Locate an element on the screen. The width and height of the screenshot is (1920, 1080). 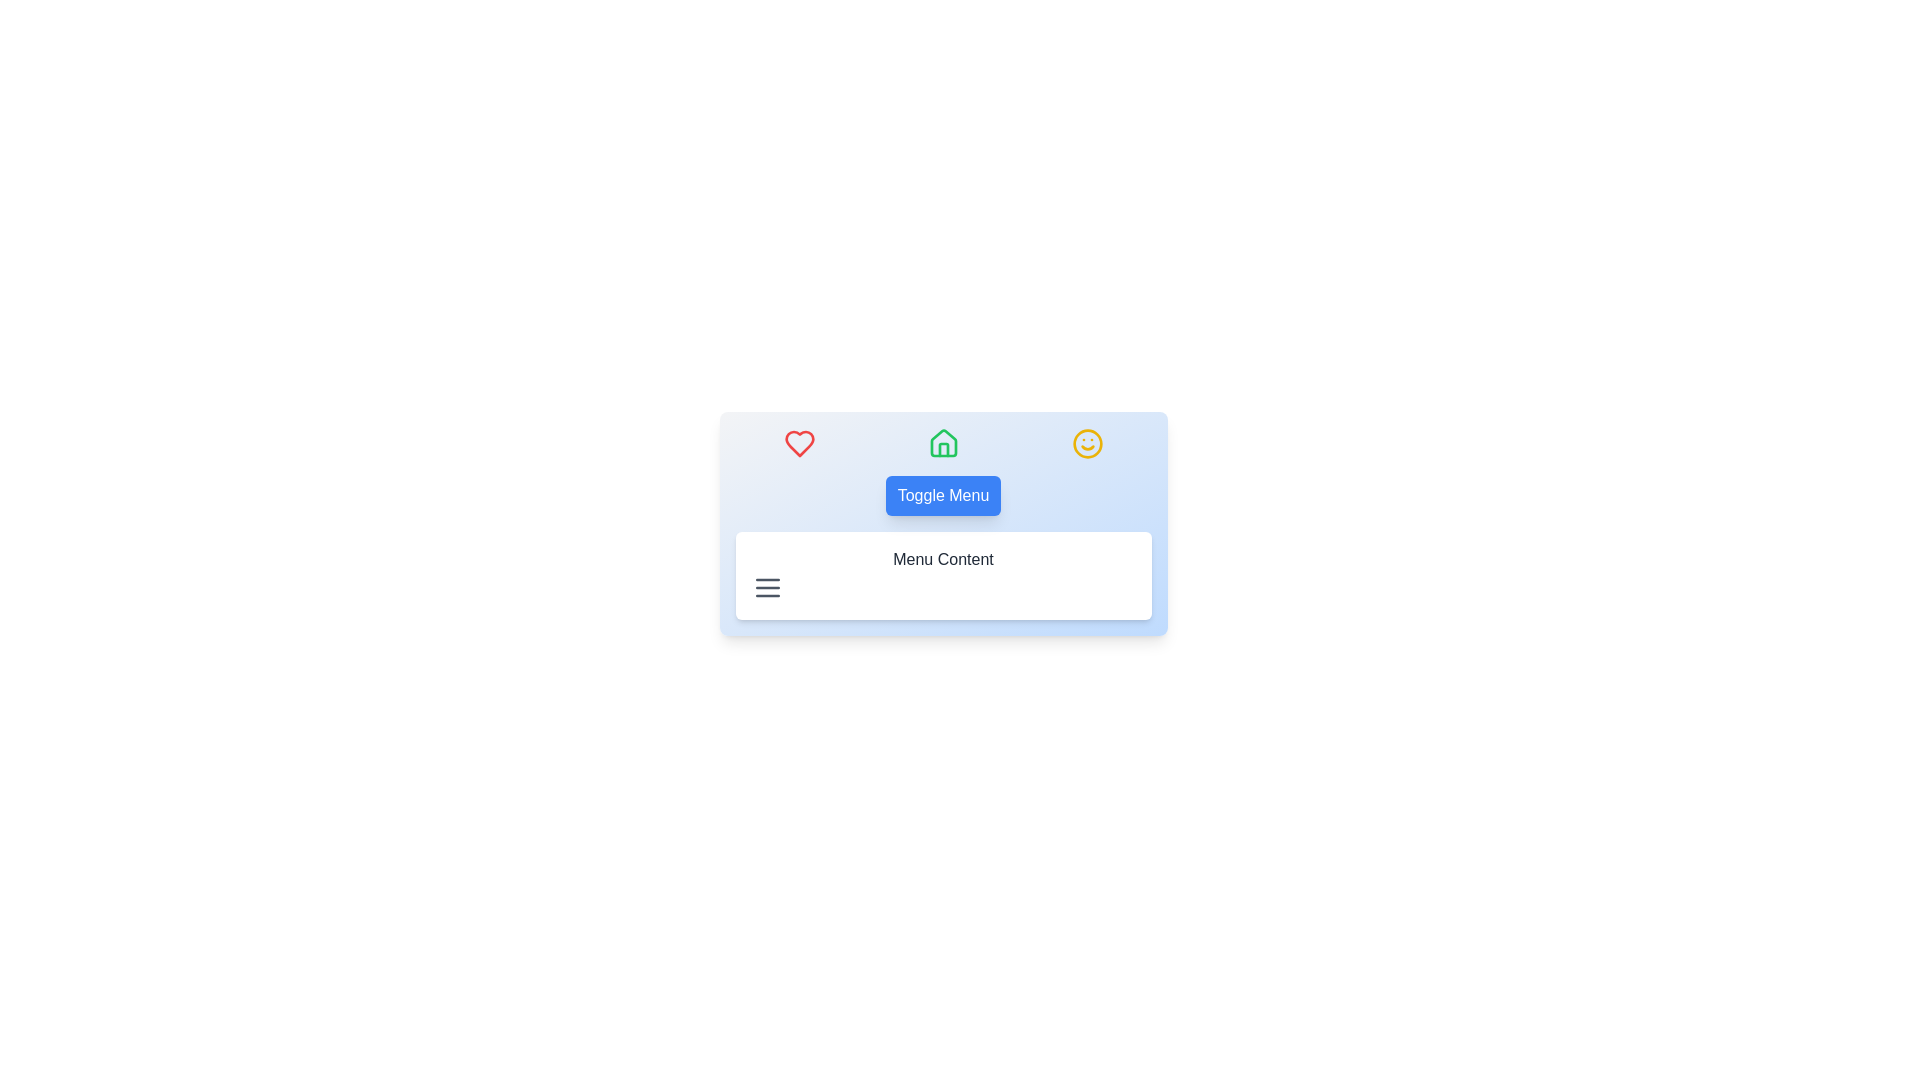
the central icon in the row of three icons, which serves as a button or link to the home or main page is located at coordinates (942, 442).